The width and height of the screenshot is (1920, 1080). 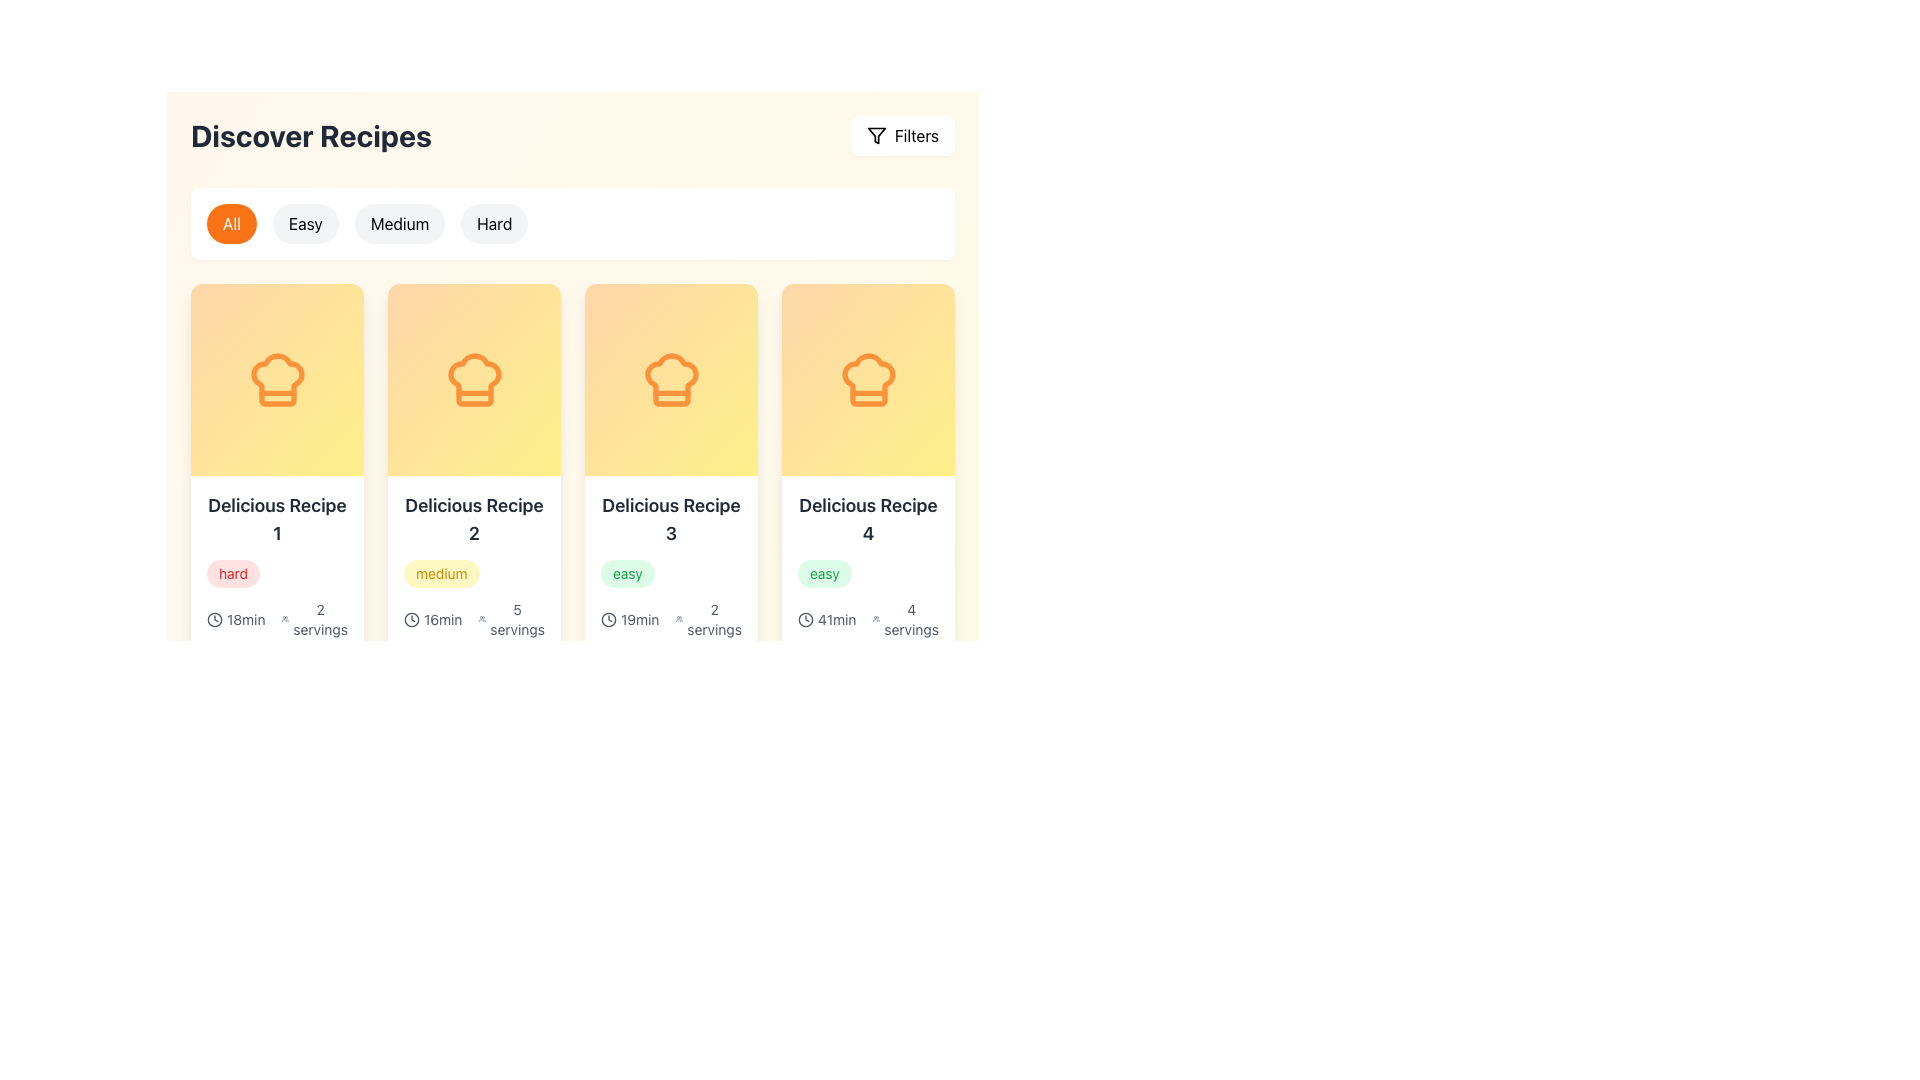 I want to click on the orange chef hat icon located at the top center of the first card in the recipe list, which features a yellow-to-orange gradient background, so click(x=276, y=380).